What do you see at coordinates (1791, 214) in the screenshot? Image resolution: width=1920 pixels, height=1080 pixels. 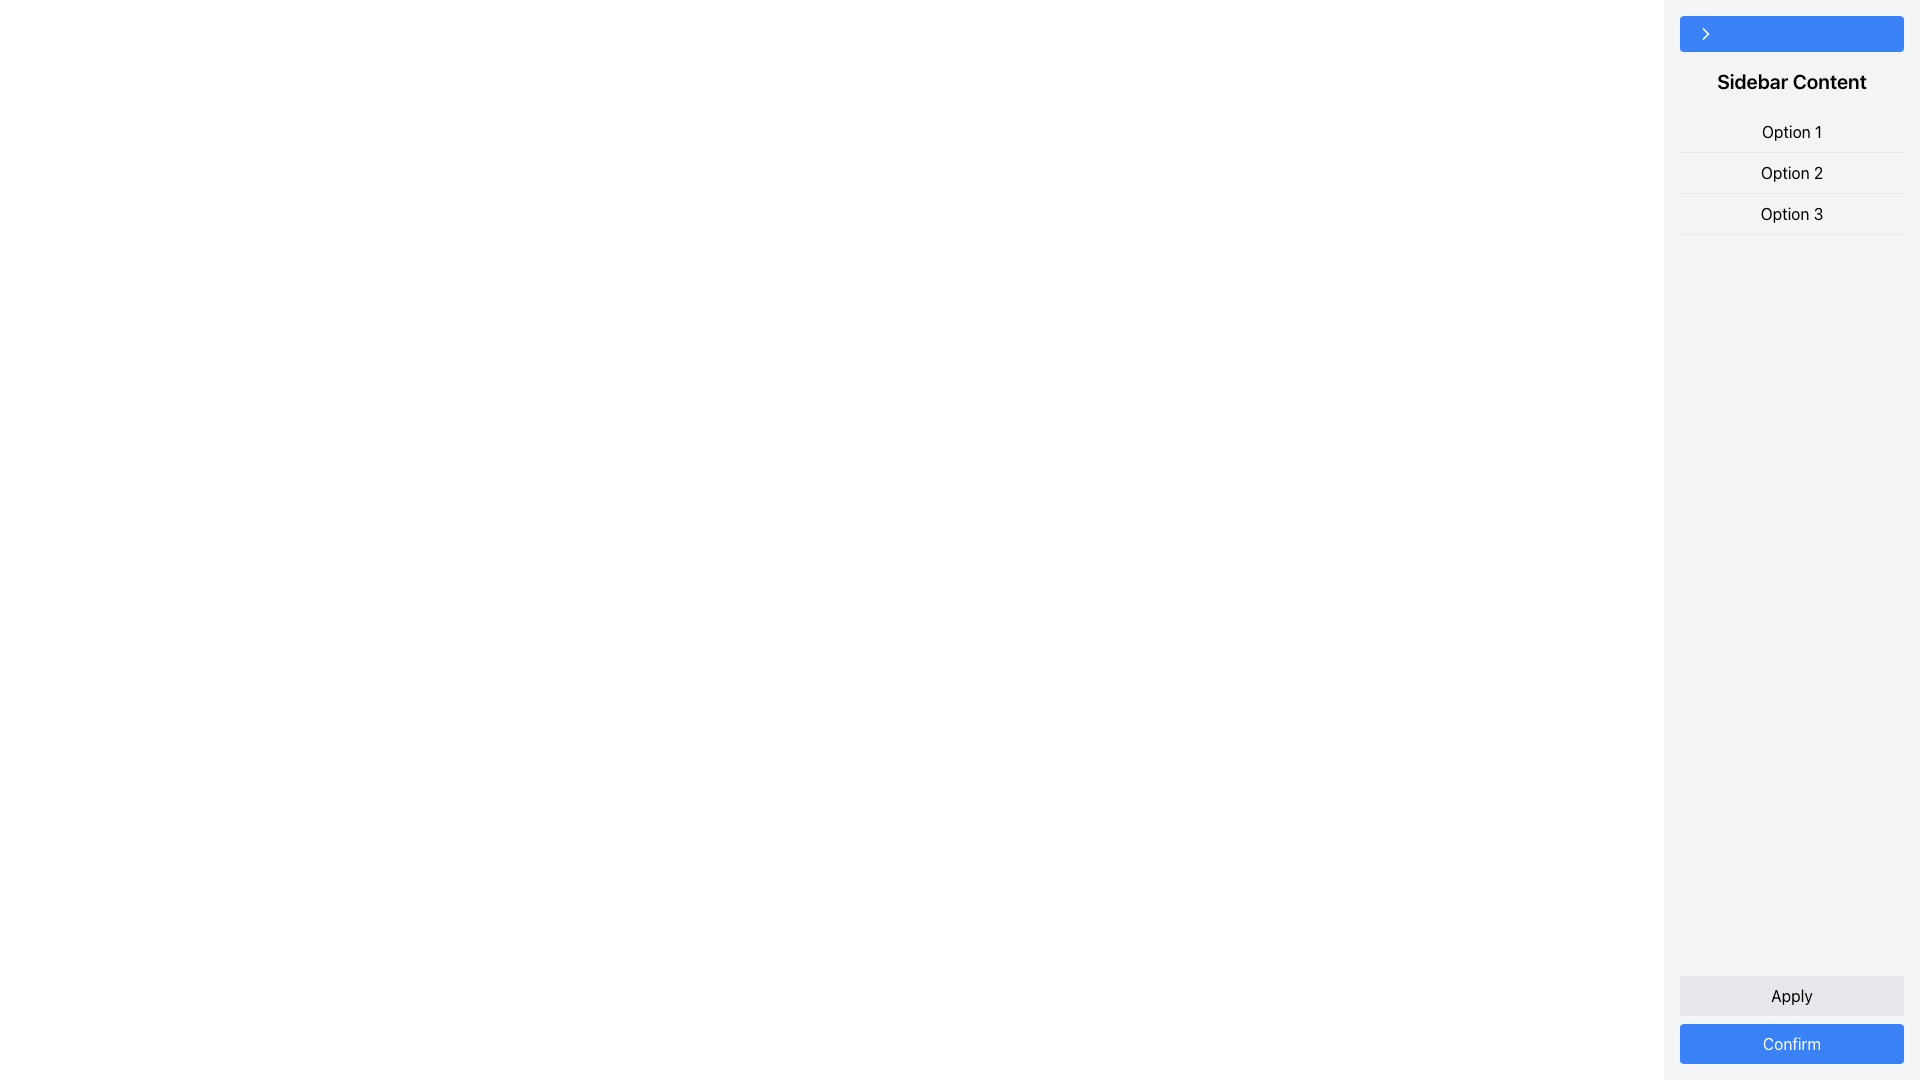 I see `the text label displaying 'Option 3', which is the last option in a vertically stacked list of three options in the sidebar` at bounding box center [1791, 214].